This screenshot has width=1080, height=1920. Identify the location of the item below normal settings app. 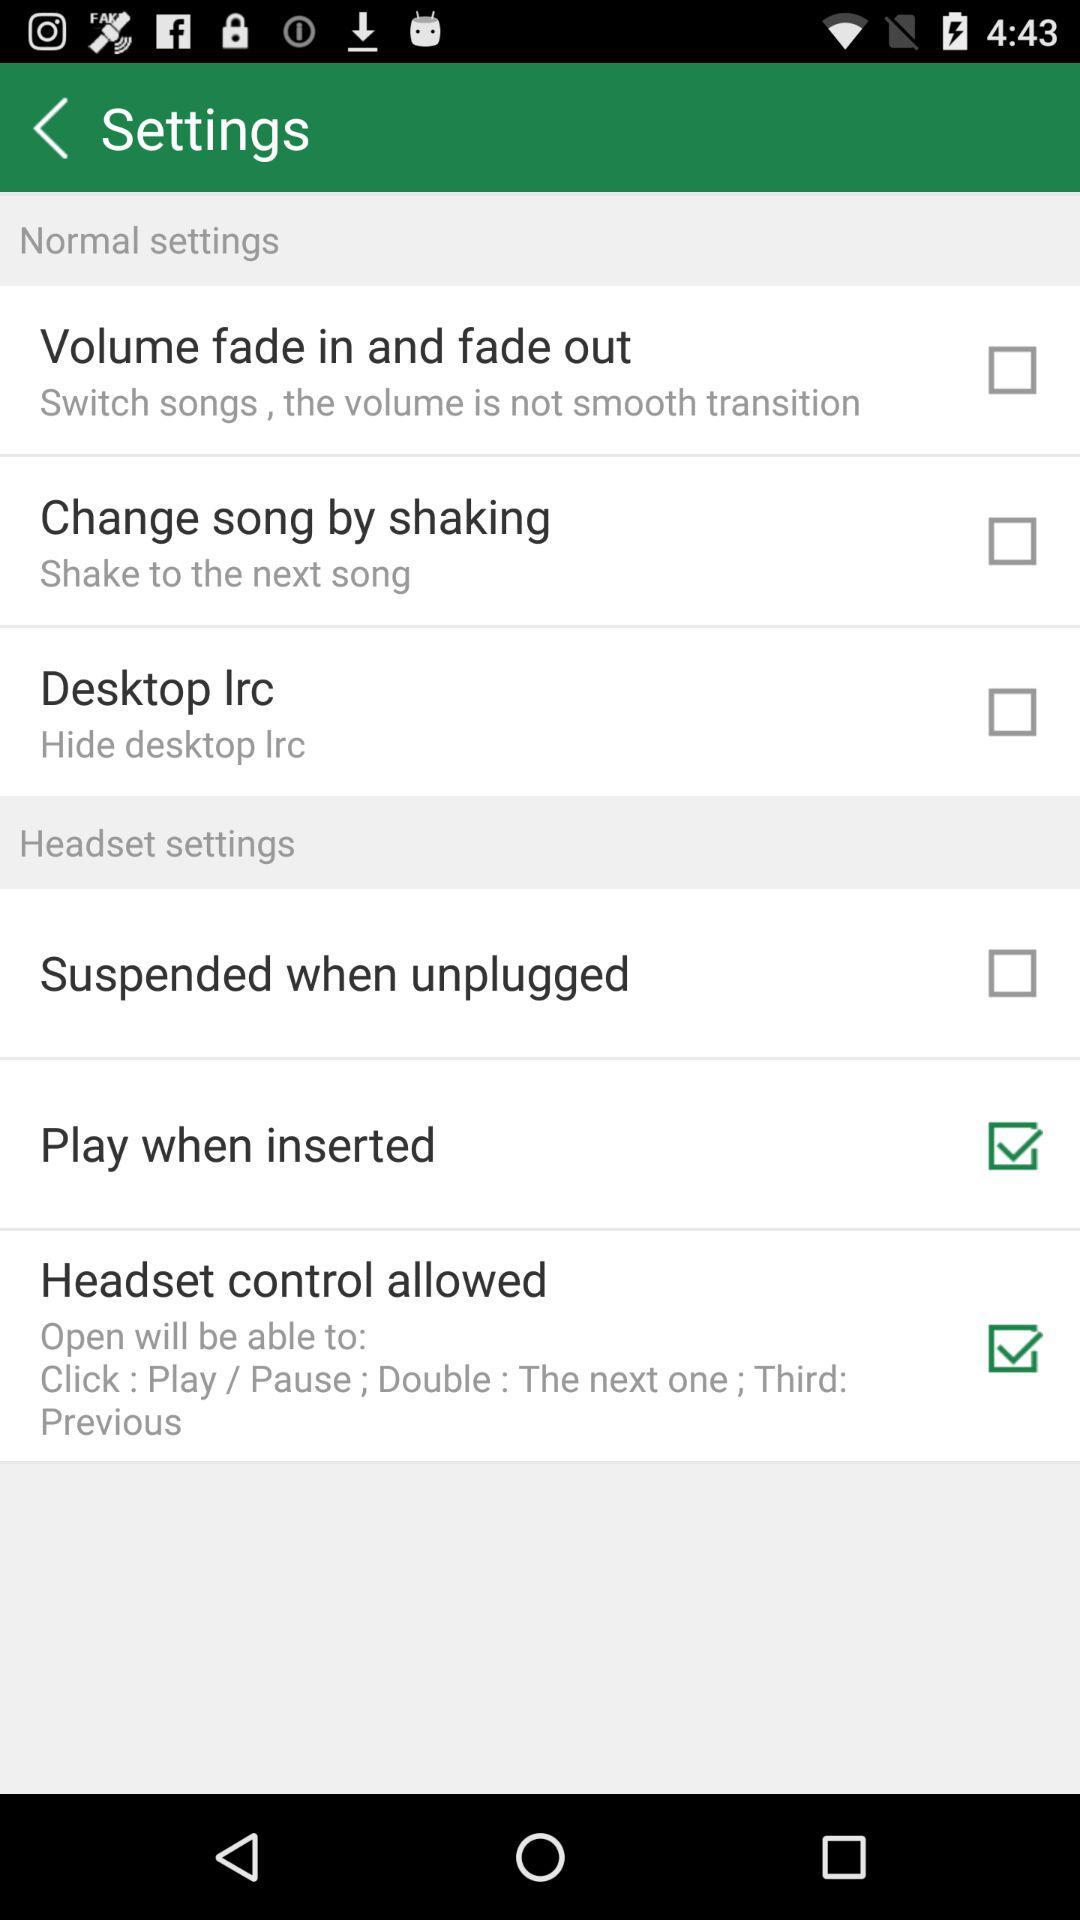
(334, 344).